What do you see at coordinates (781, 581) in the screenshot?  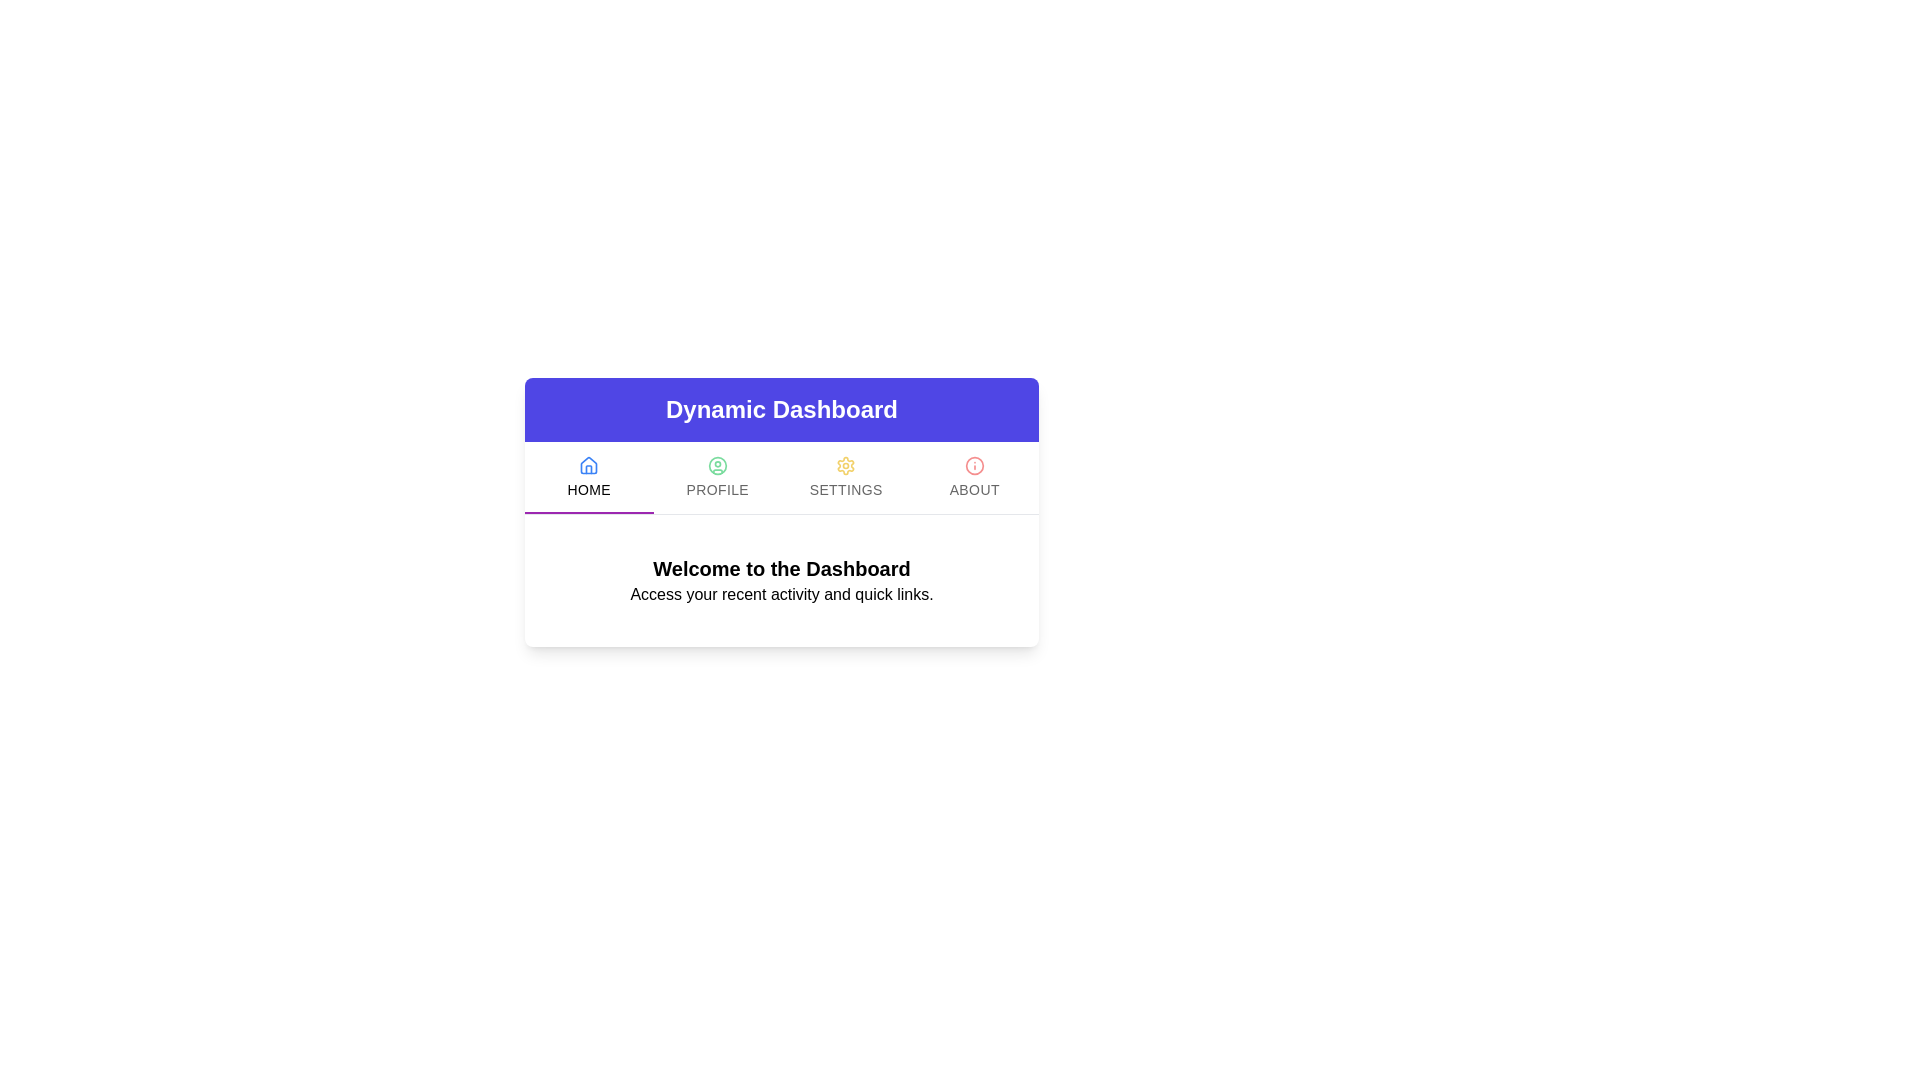 I see `the Text Block that contains 'Welcome to the Dashboard' and 'Access your recent activity and quick links.' located directly below the navigation tabs in the 'Dynamic Dashboard' interface` at bounding box center [781, 581].